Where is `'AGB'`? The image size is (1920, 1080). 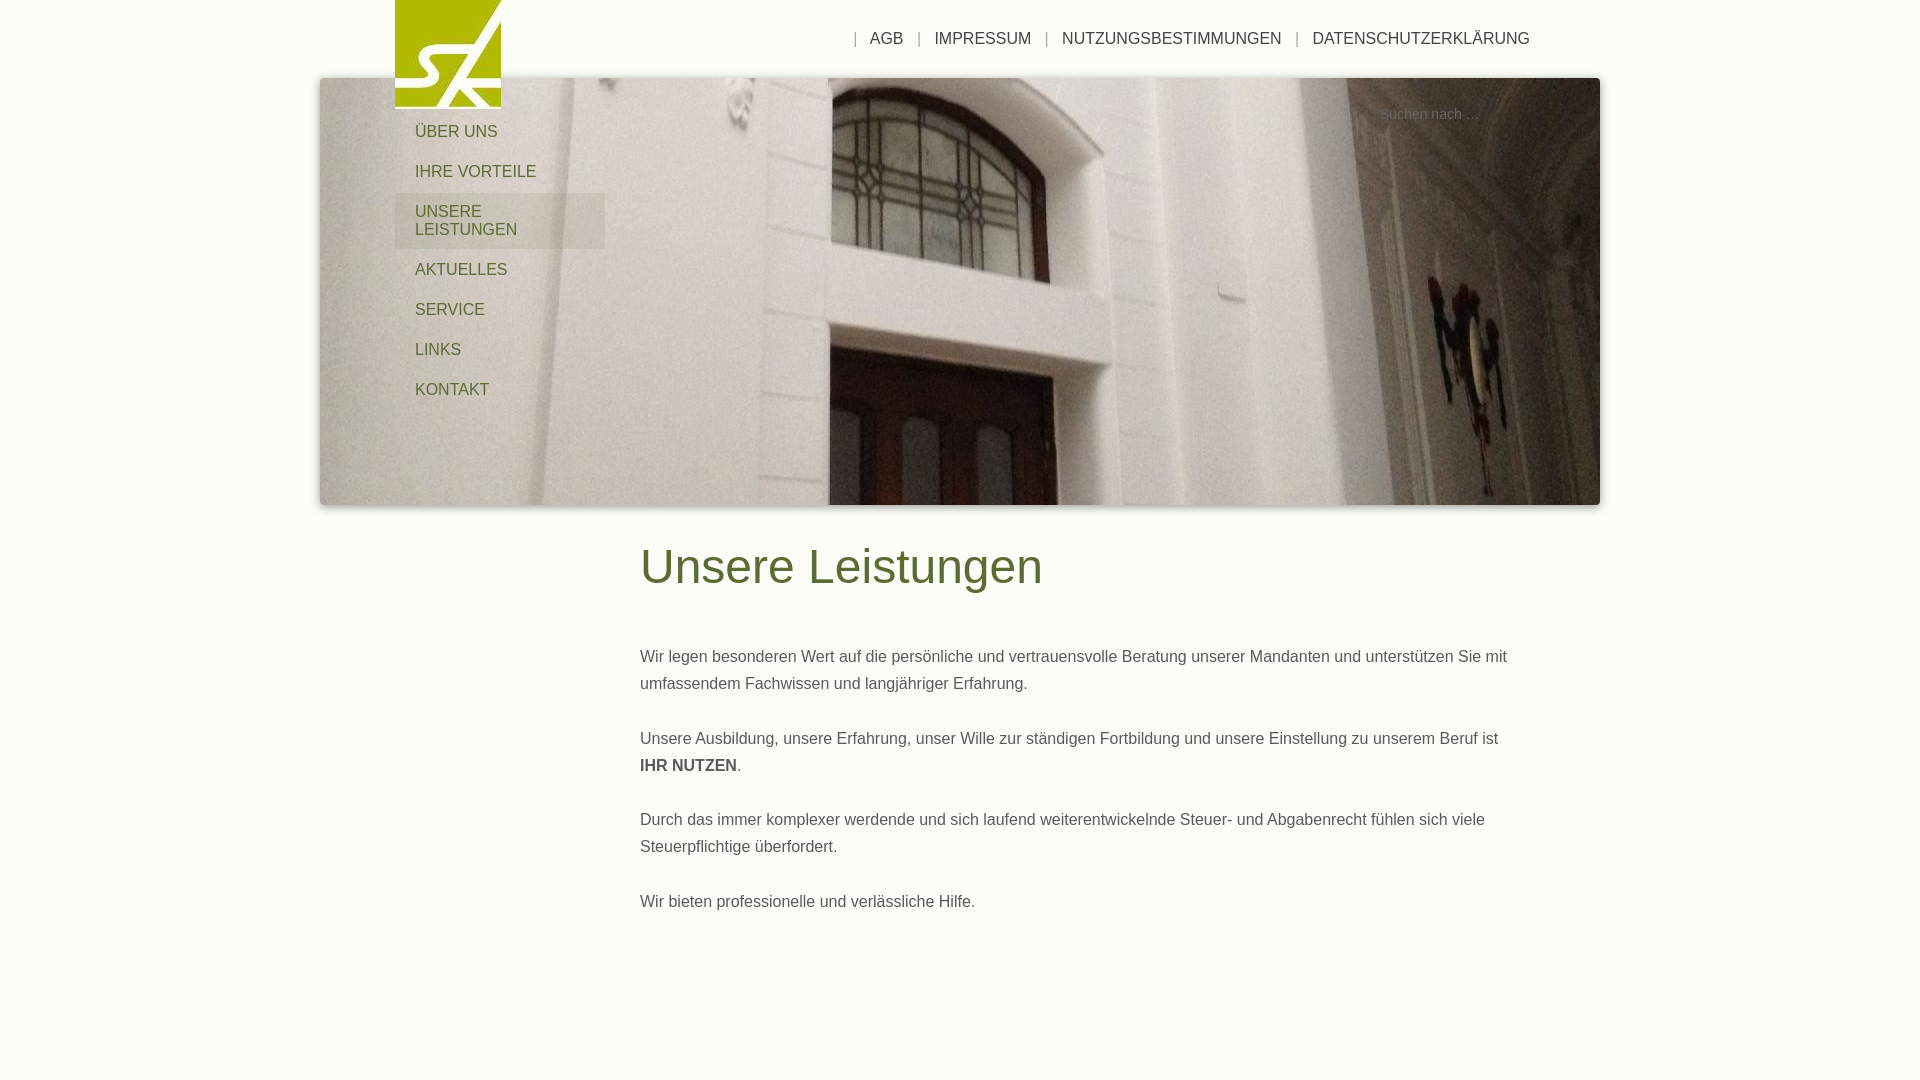 'AGB' is located at coordinates (886, 38).